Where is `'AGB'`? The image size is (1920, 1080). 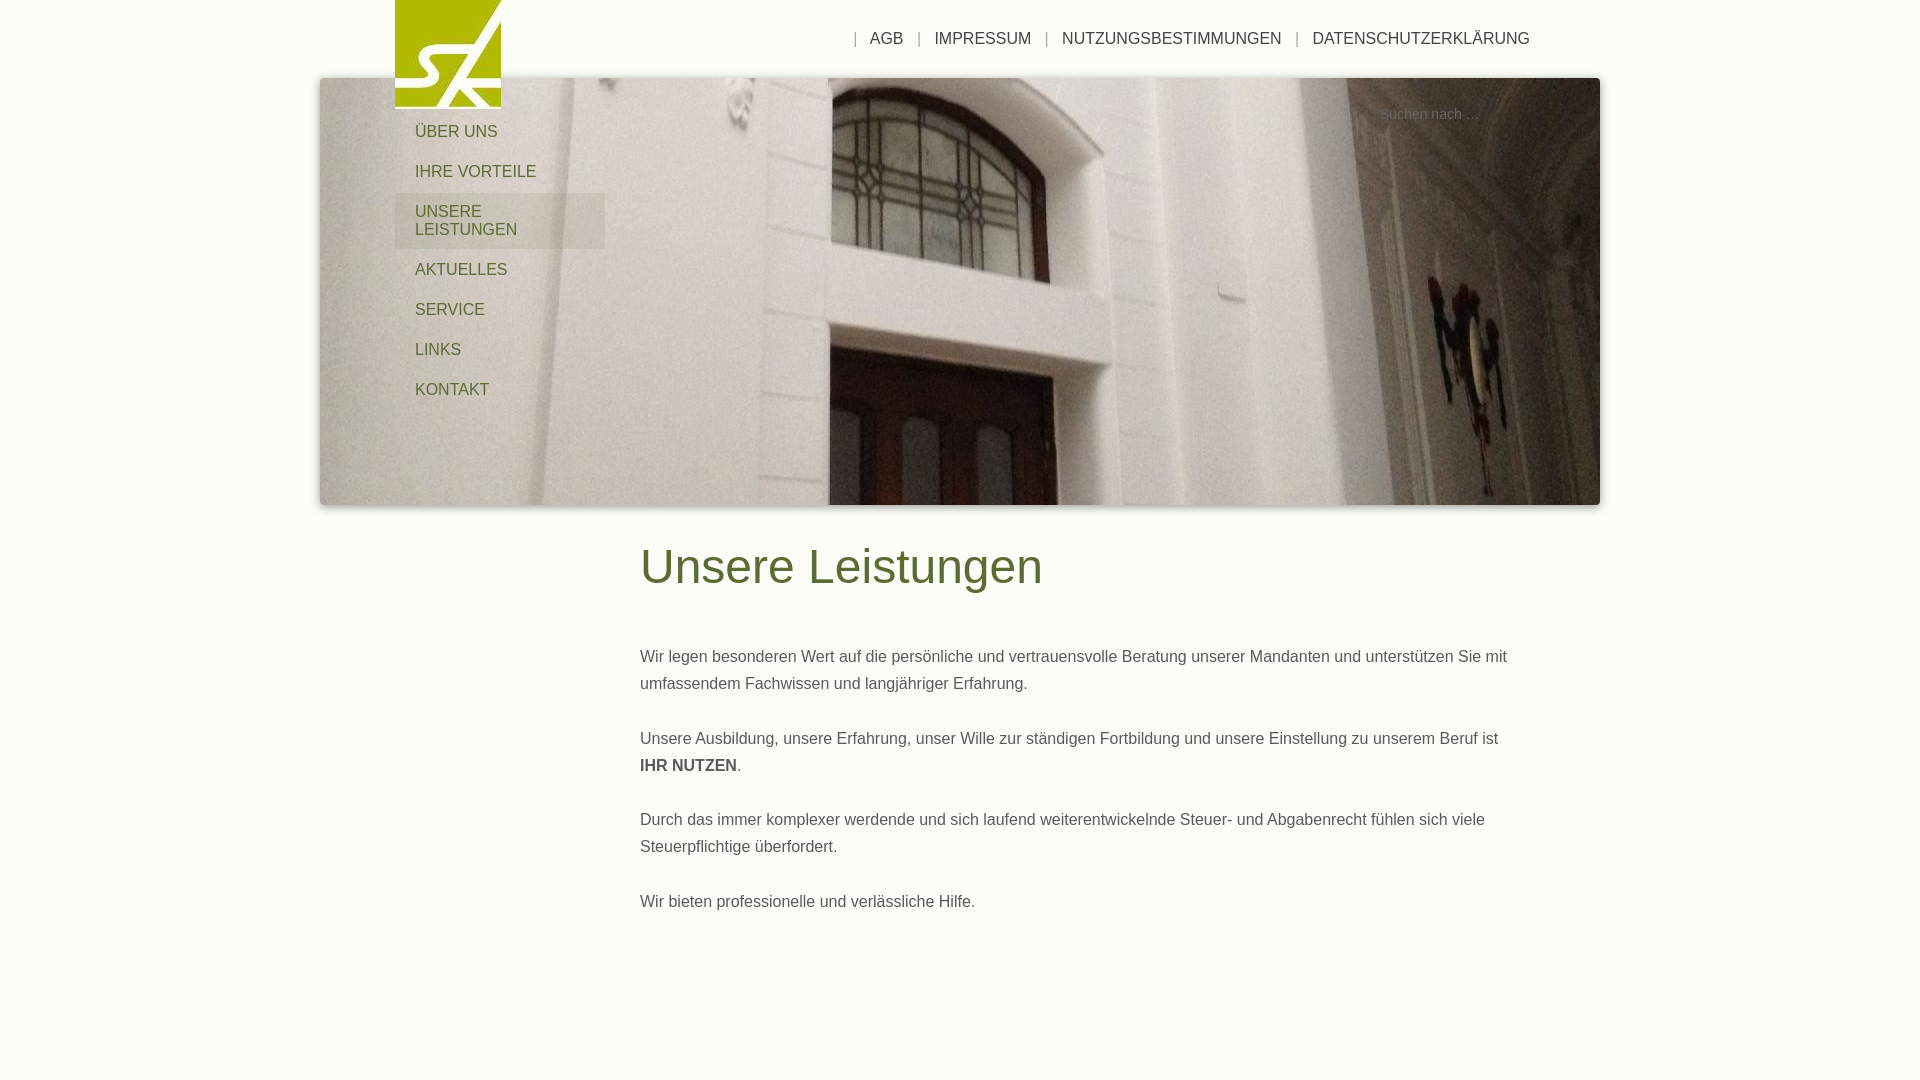 'AGB' is located at coordinates (886, 38).